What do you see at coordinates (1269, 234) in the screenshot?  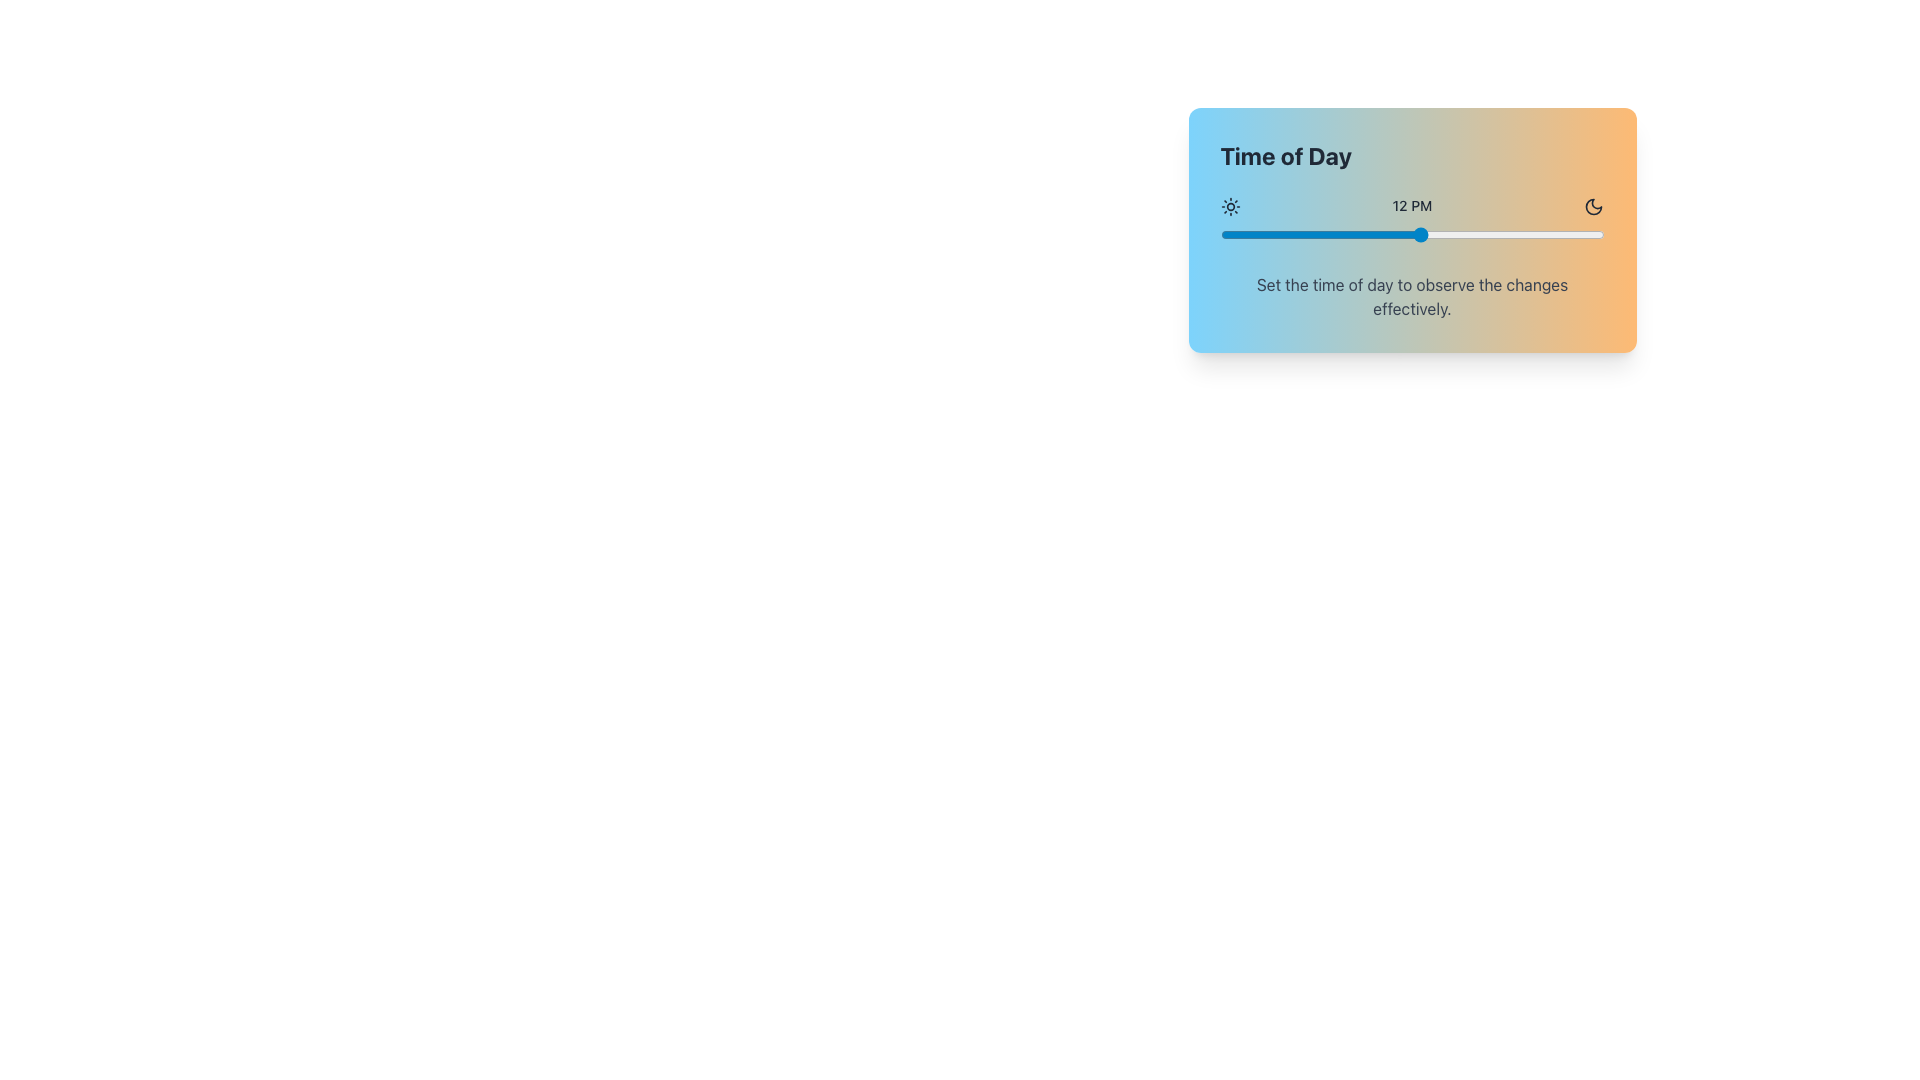 I see `the time of day` at bounding box center [1269, 234].